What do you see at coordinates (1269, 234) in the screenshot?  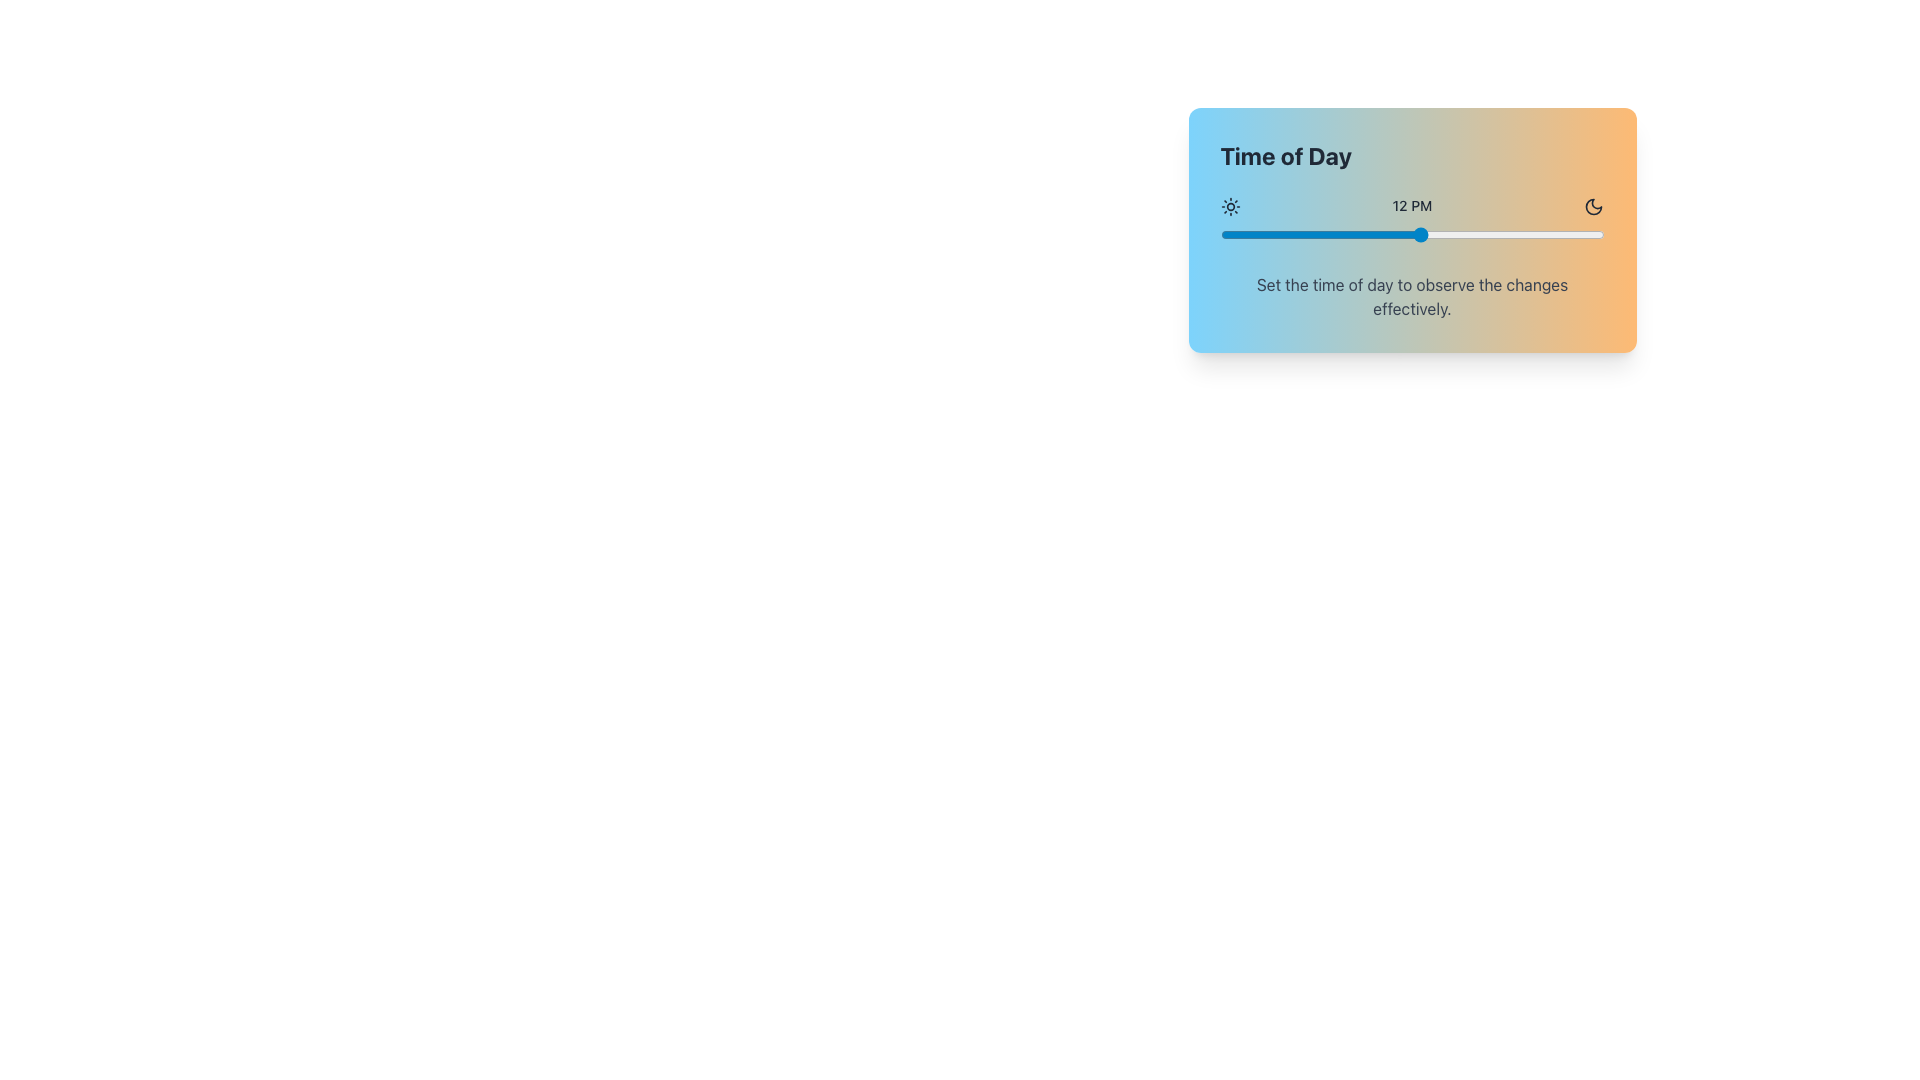 I see `the time of day` at bounding box center [1269, 234].